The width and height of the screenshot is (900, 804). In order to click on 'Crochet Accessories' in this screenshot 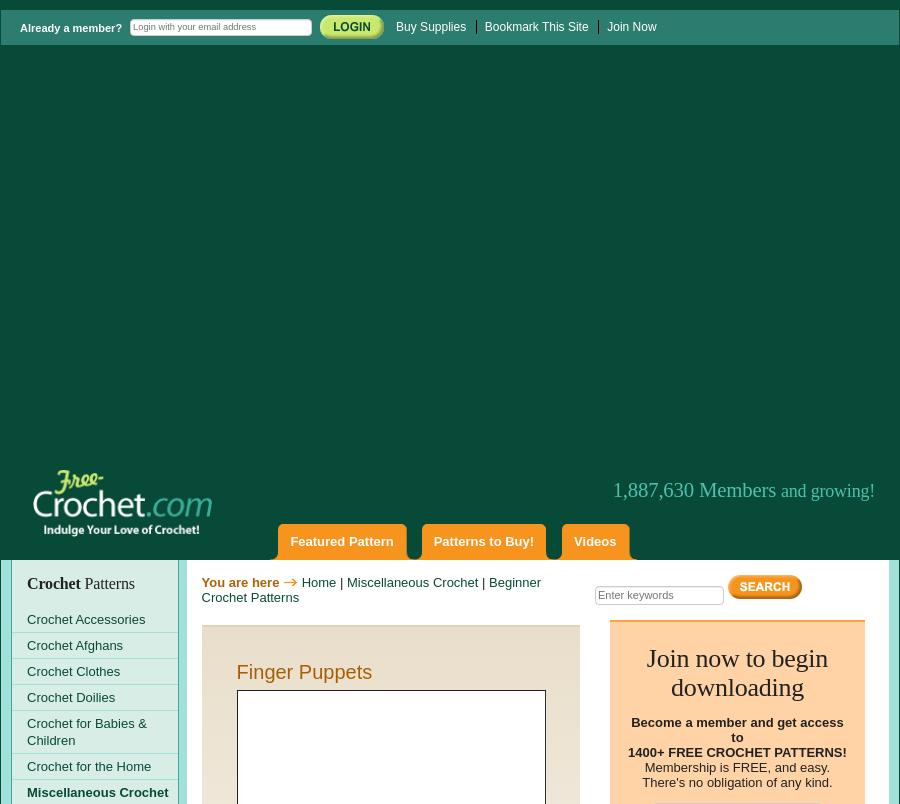, I will do `click(85, 619)`.